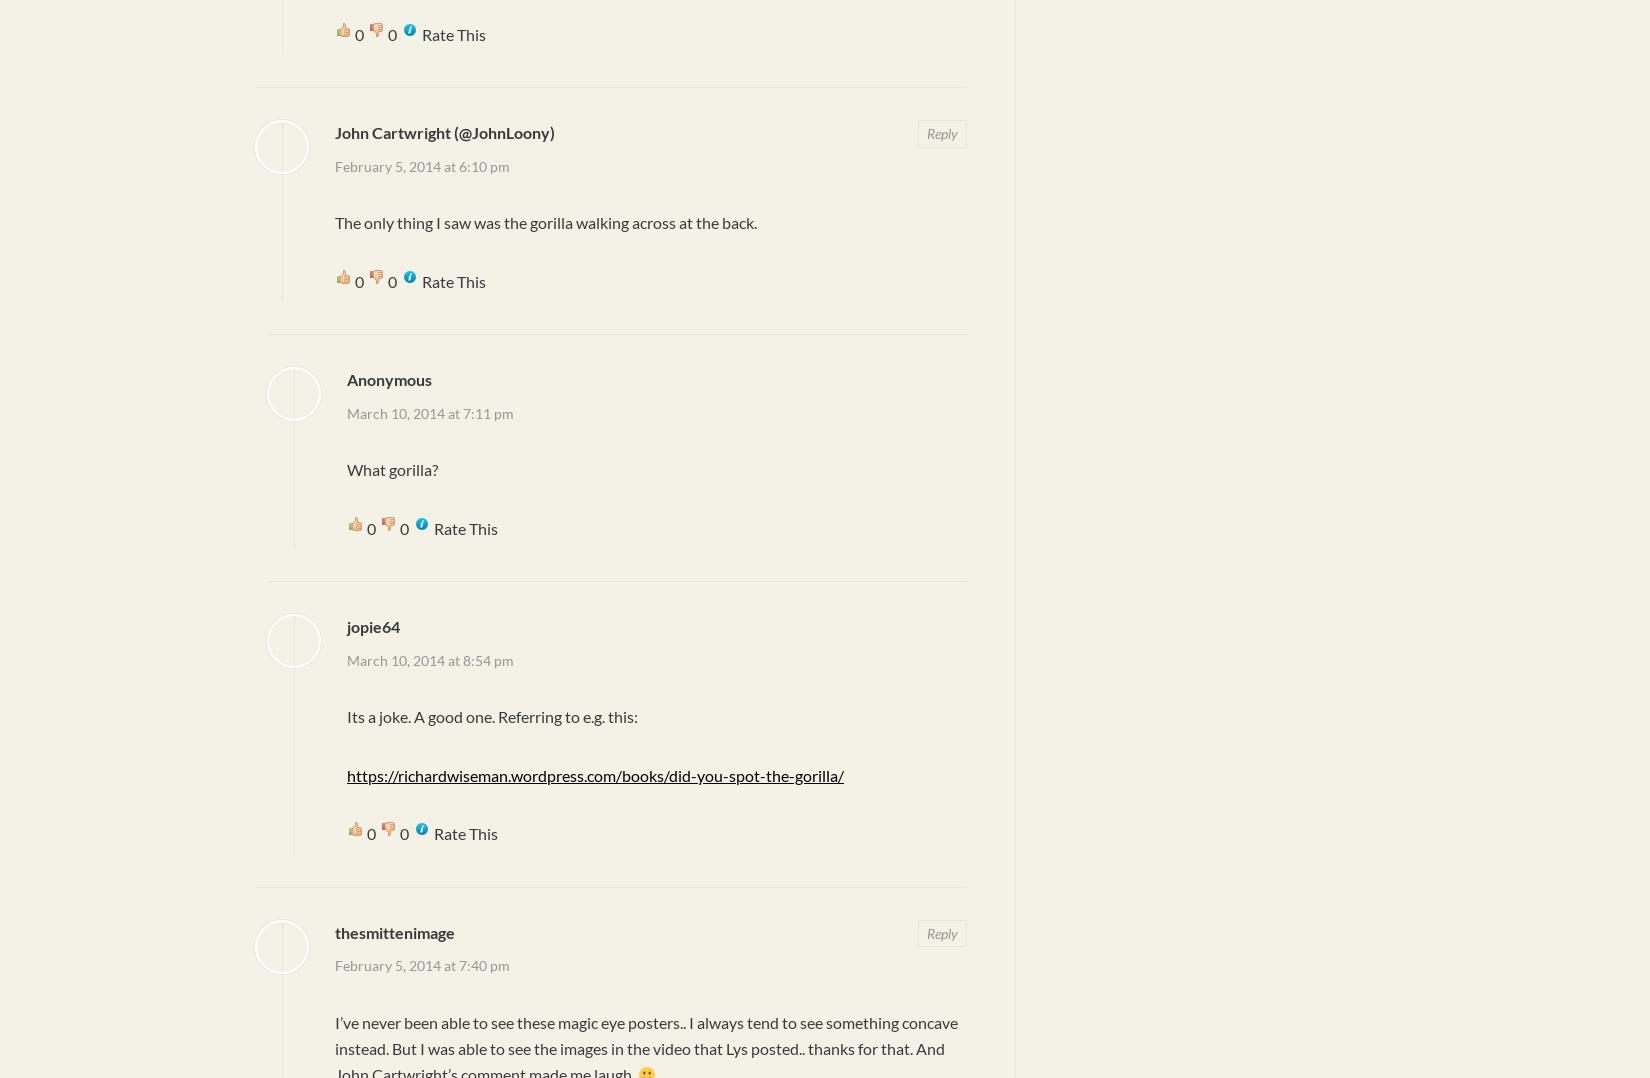 This screenshot has width=1650, height=1078. I want to click on 'thesmittenimage', so click(395, 930).